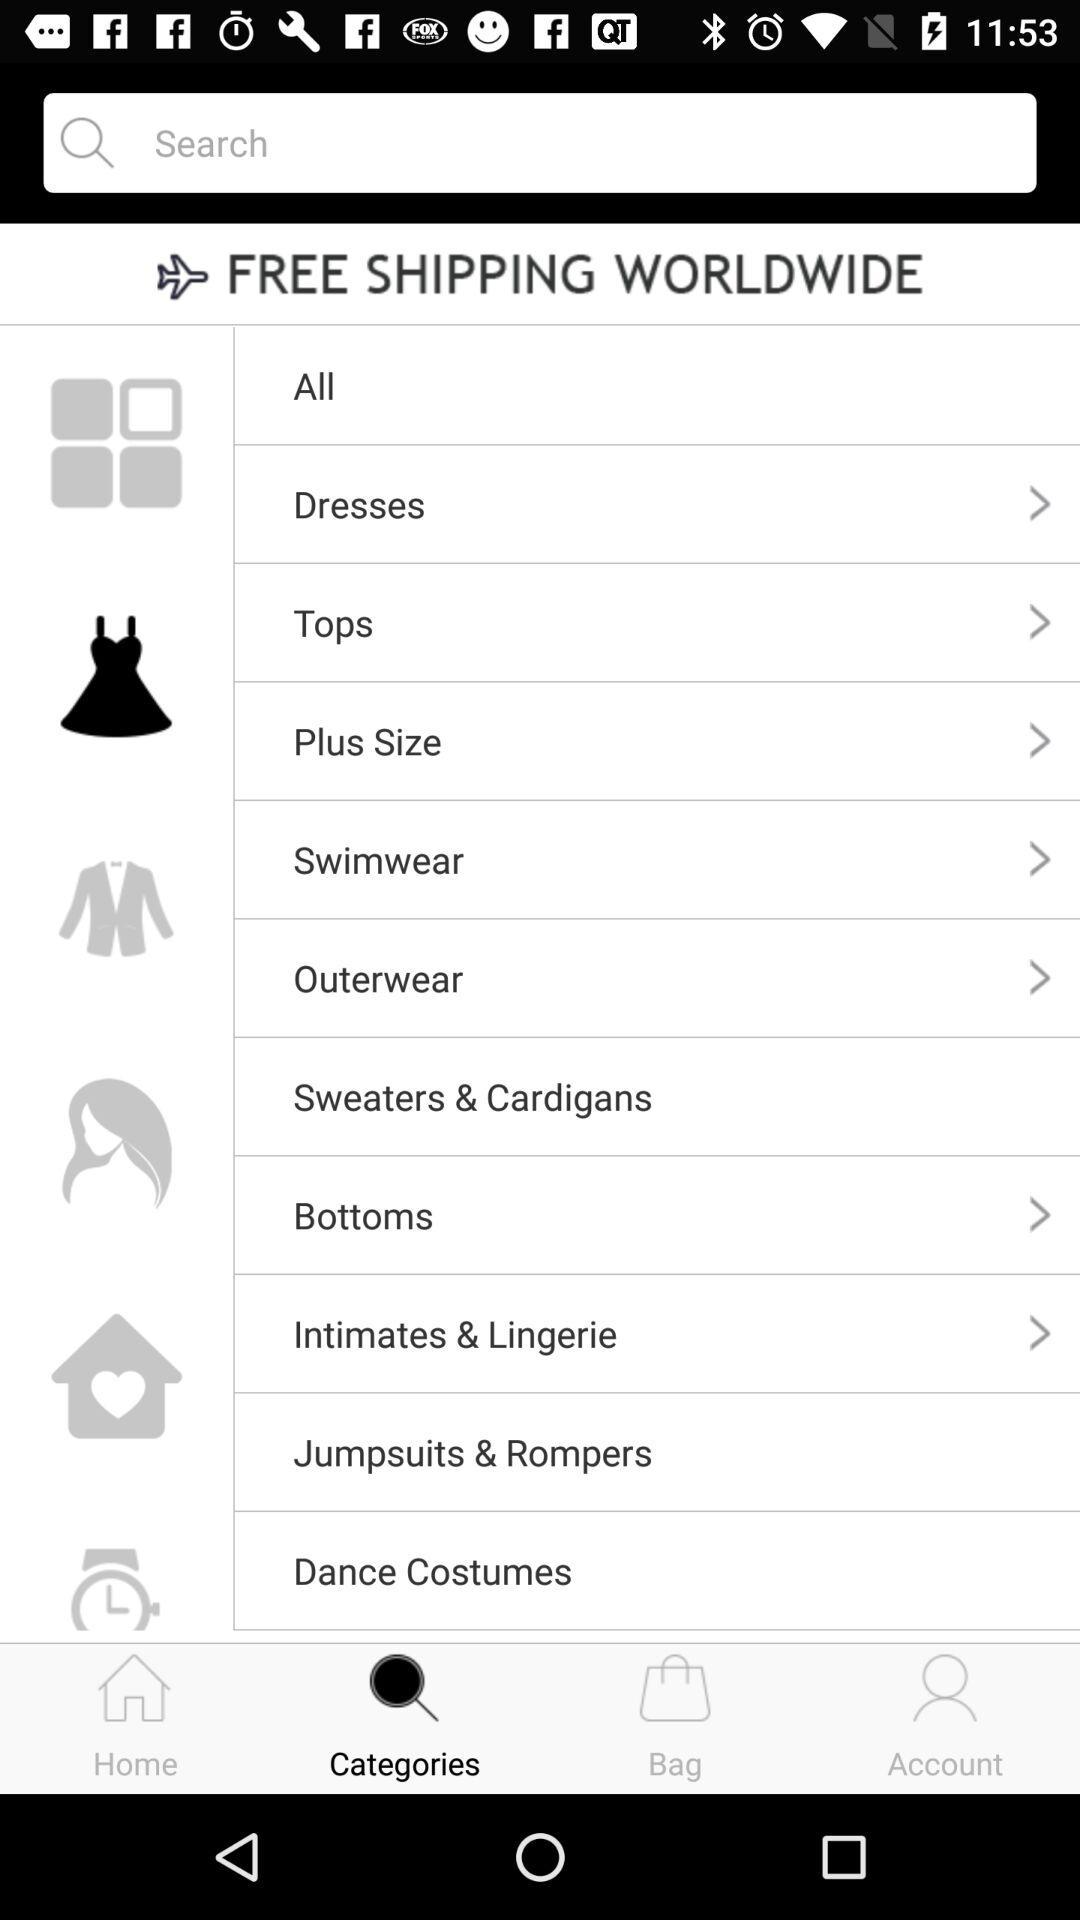  I want to click on search textbox, so click(577, 141).